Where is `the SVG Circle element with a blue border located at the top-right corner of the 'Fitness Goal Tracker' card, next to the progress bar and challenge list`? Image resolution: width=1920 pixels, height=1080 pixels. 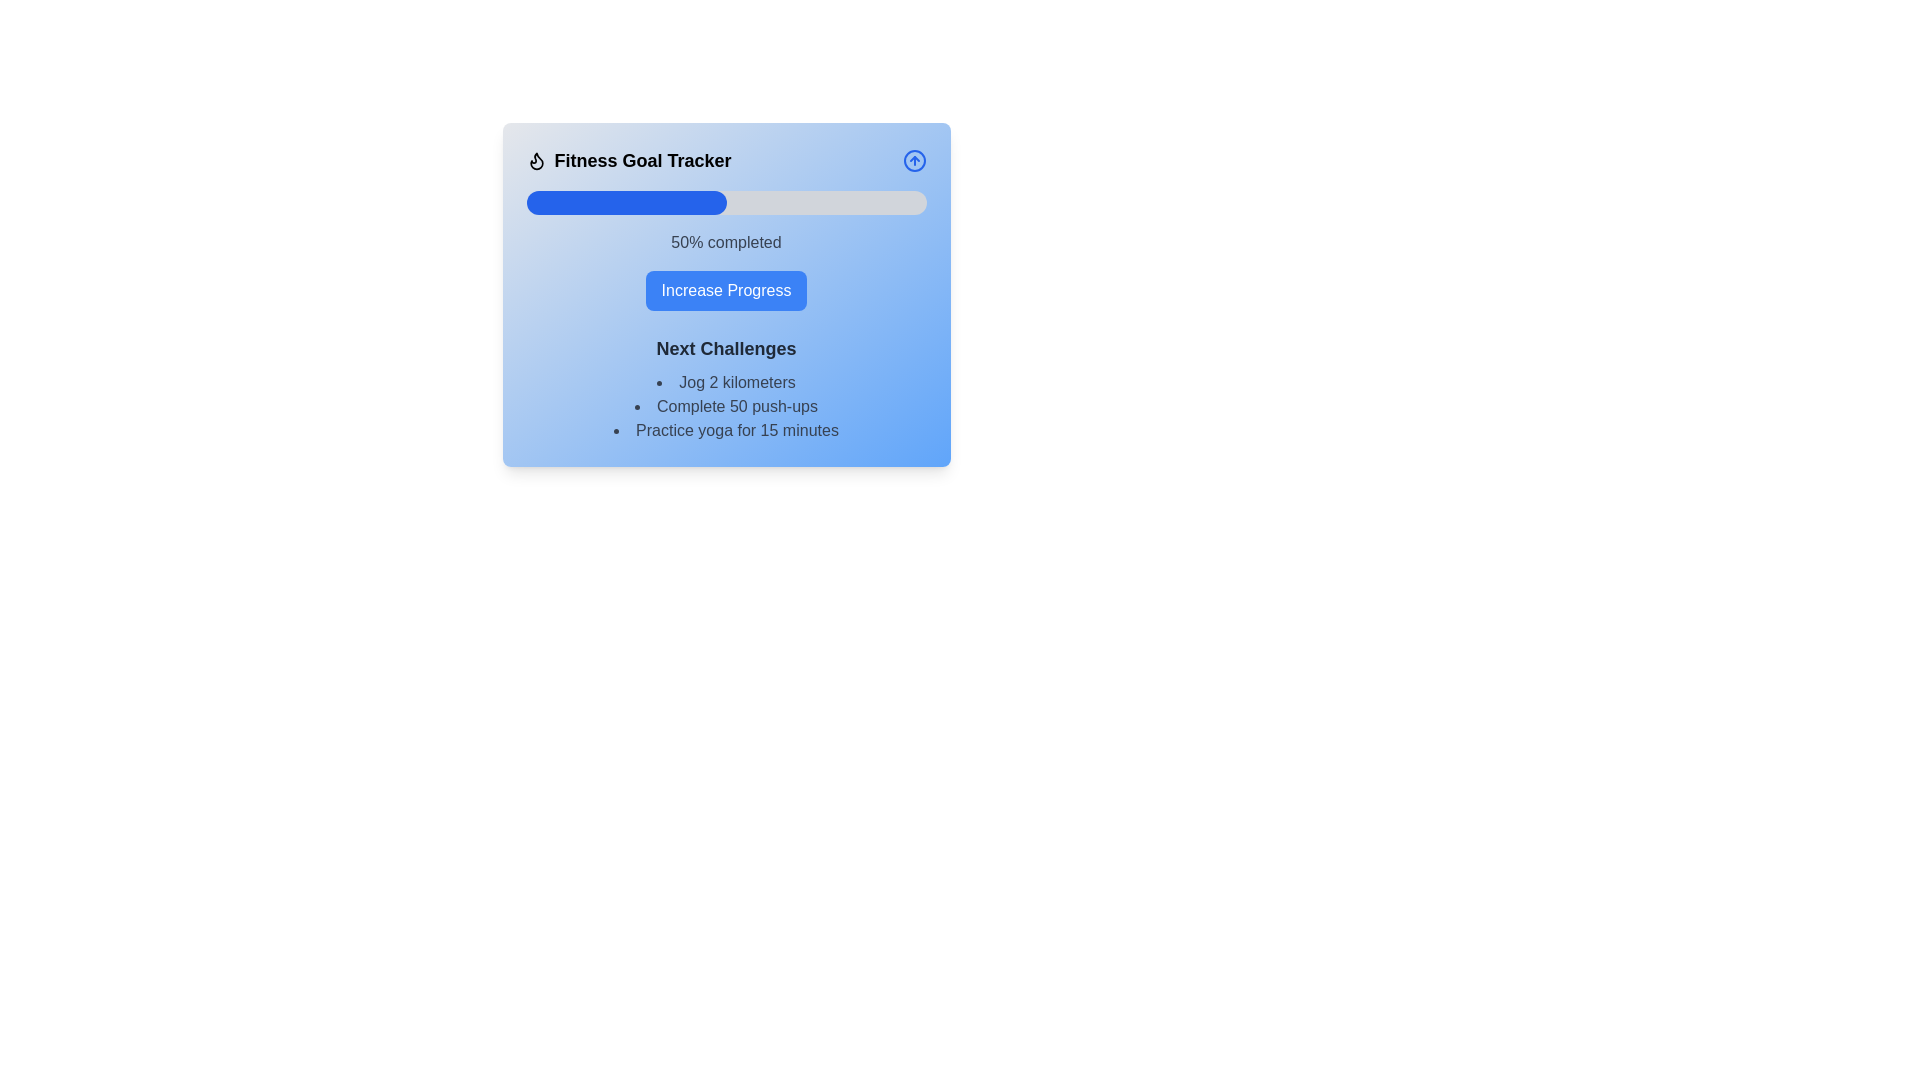
the SVG Circle element with a blue border located at the top-right corner of the 'Fitness Goal Tracker' card, next to the progress bar and challenge list is located at coordinates (913, 160).